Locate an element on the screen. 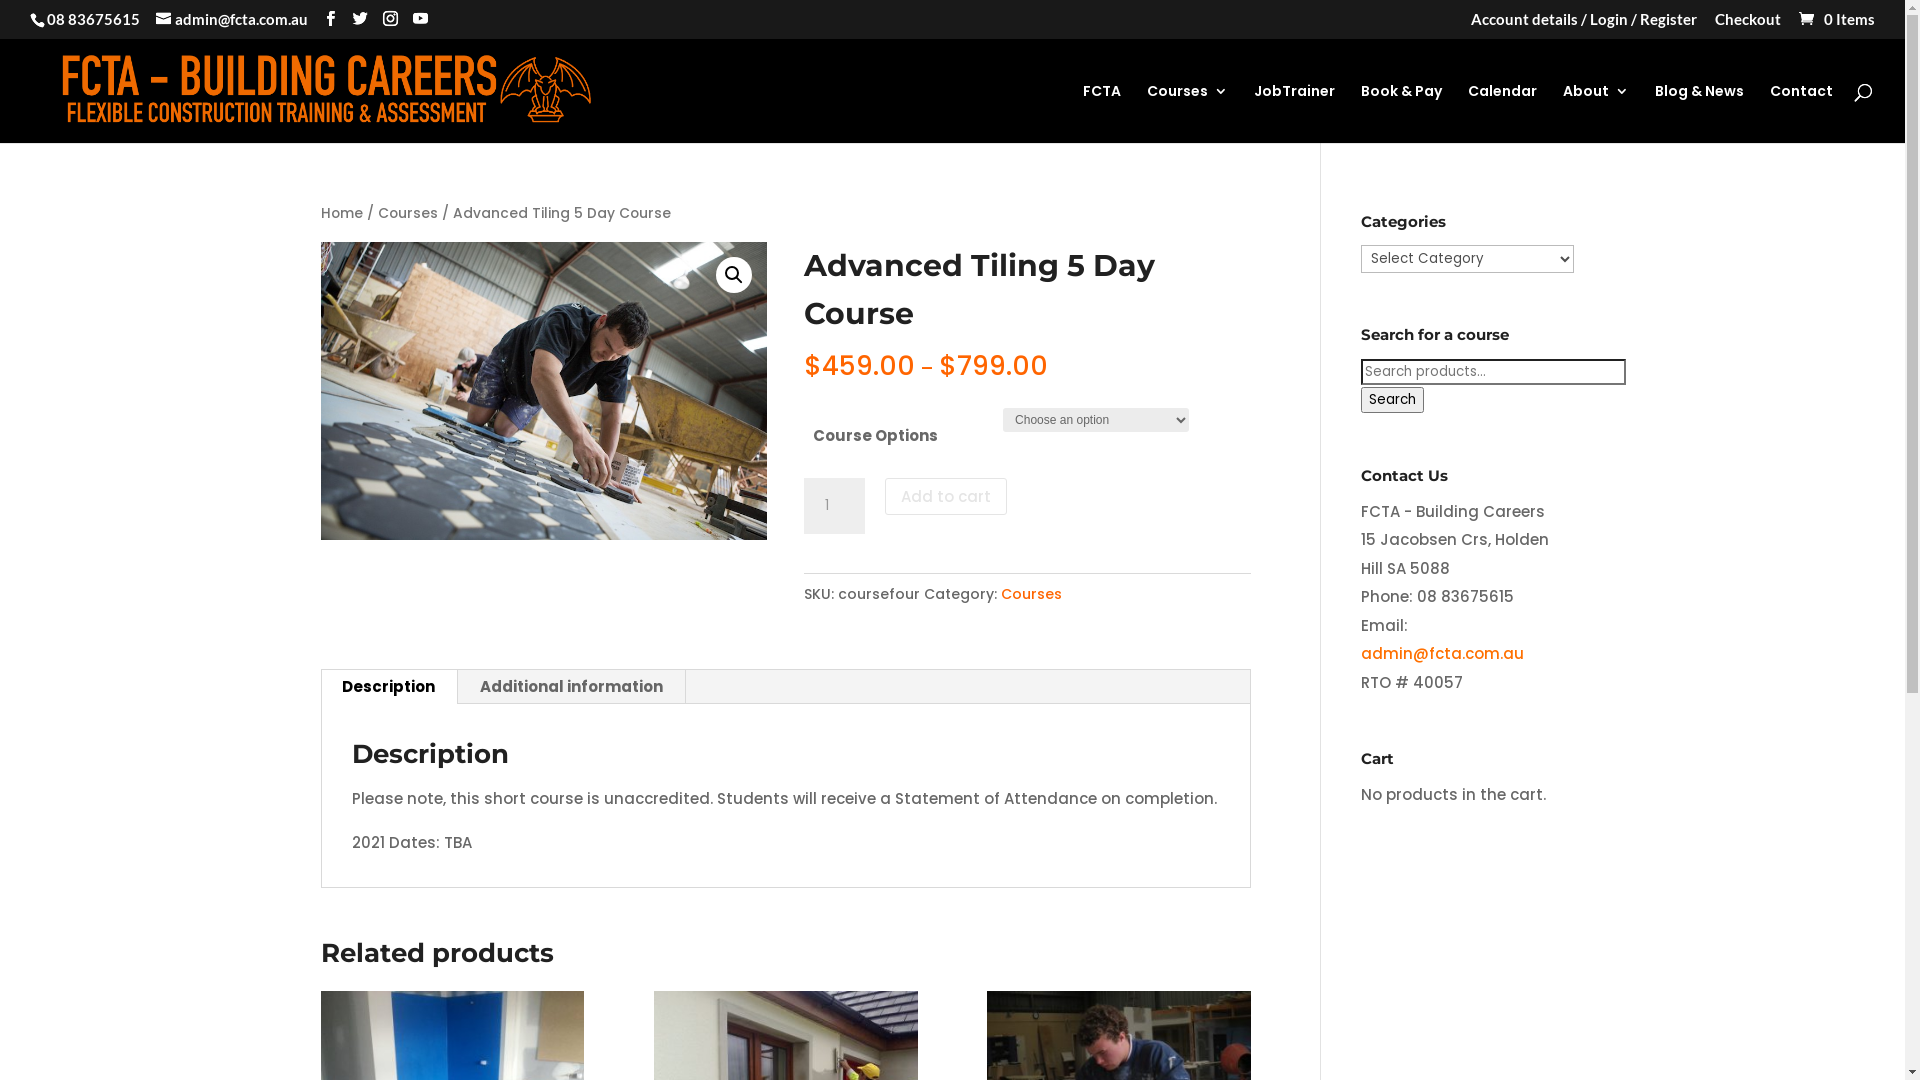  'admin@fcta.com.au' is located at coordinates (231, 19).